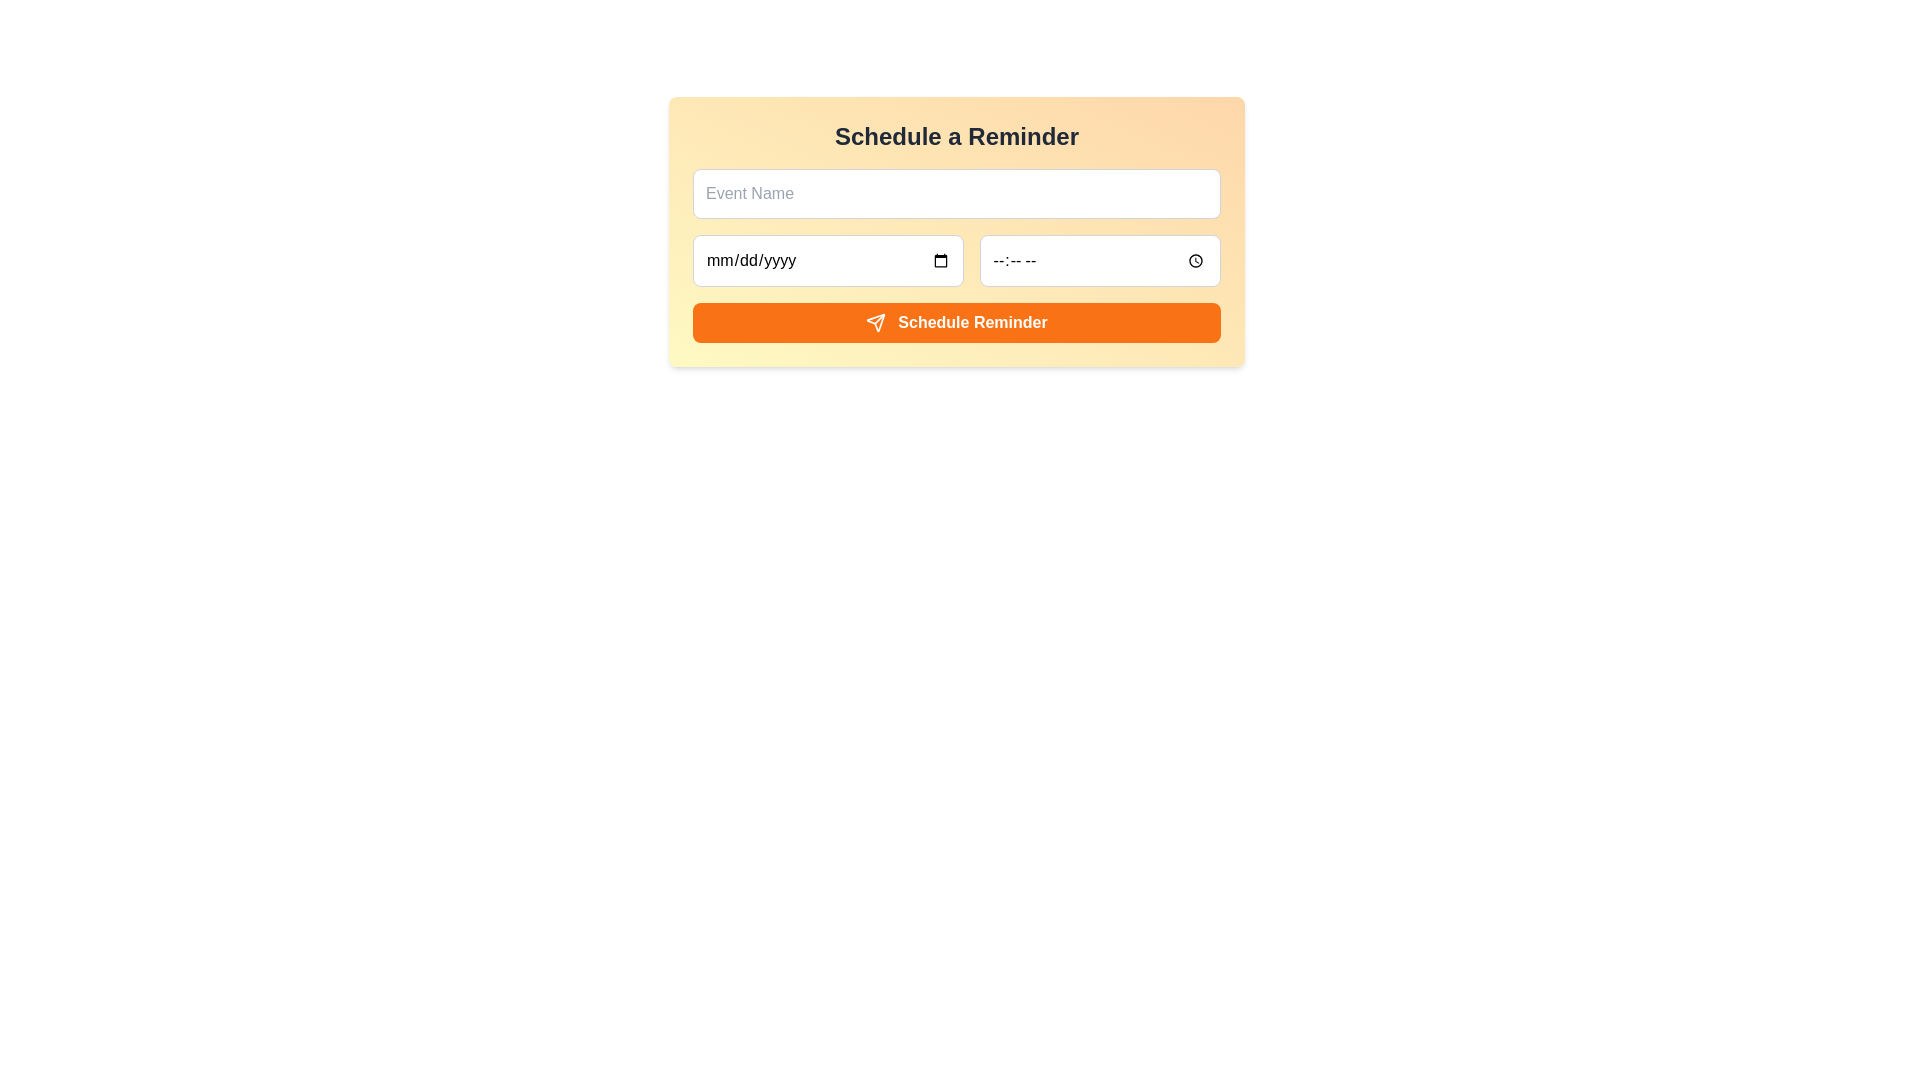 This screenshot has width=1920, height=1080. I want to click on the paper airplane icon within the 'Schedule Reminder' button, so click(876, 322).